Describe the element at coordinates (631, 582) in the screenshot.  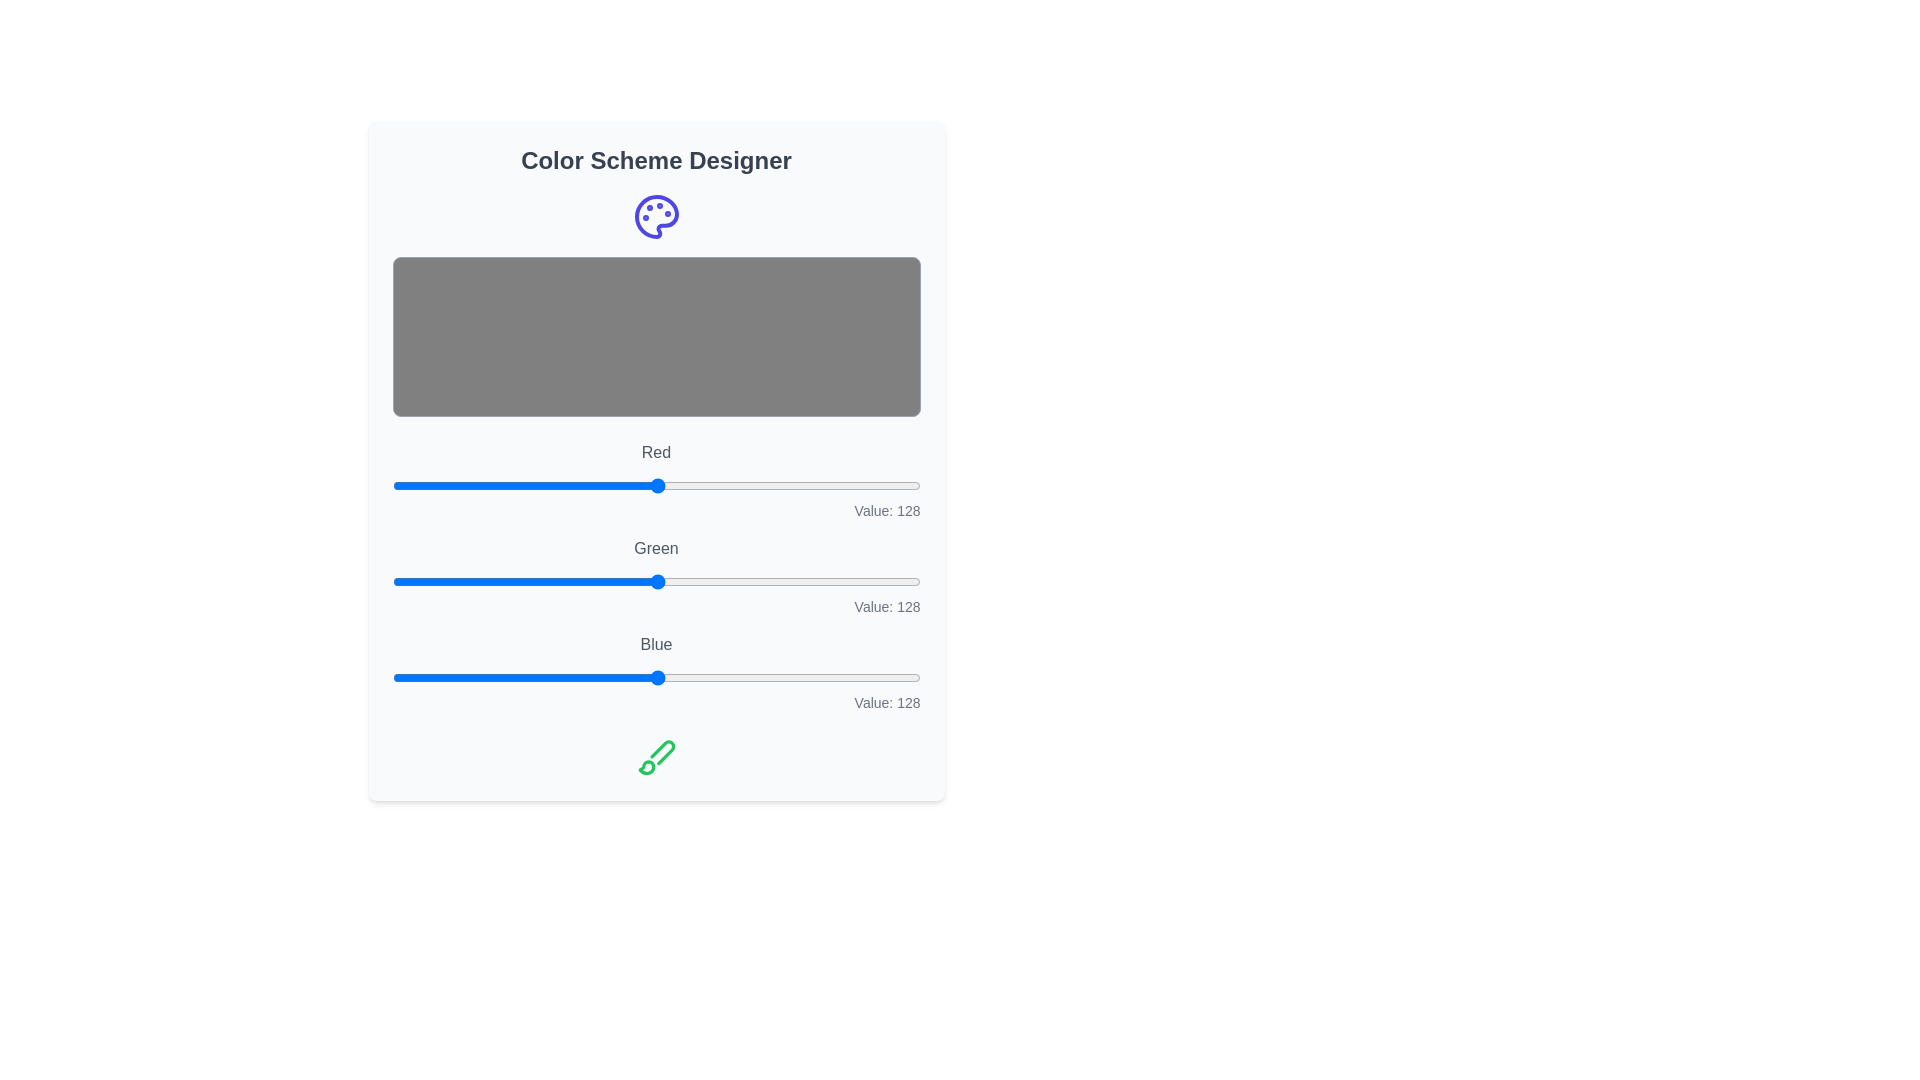
I see `the slider` at that location.